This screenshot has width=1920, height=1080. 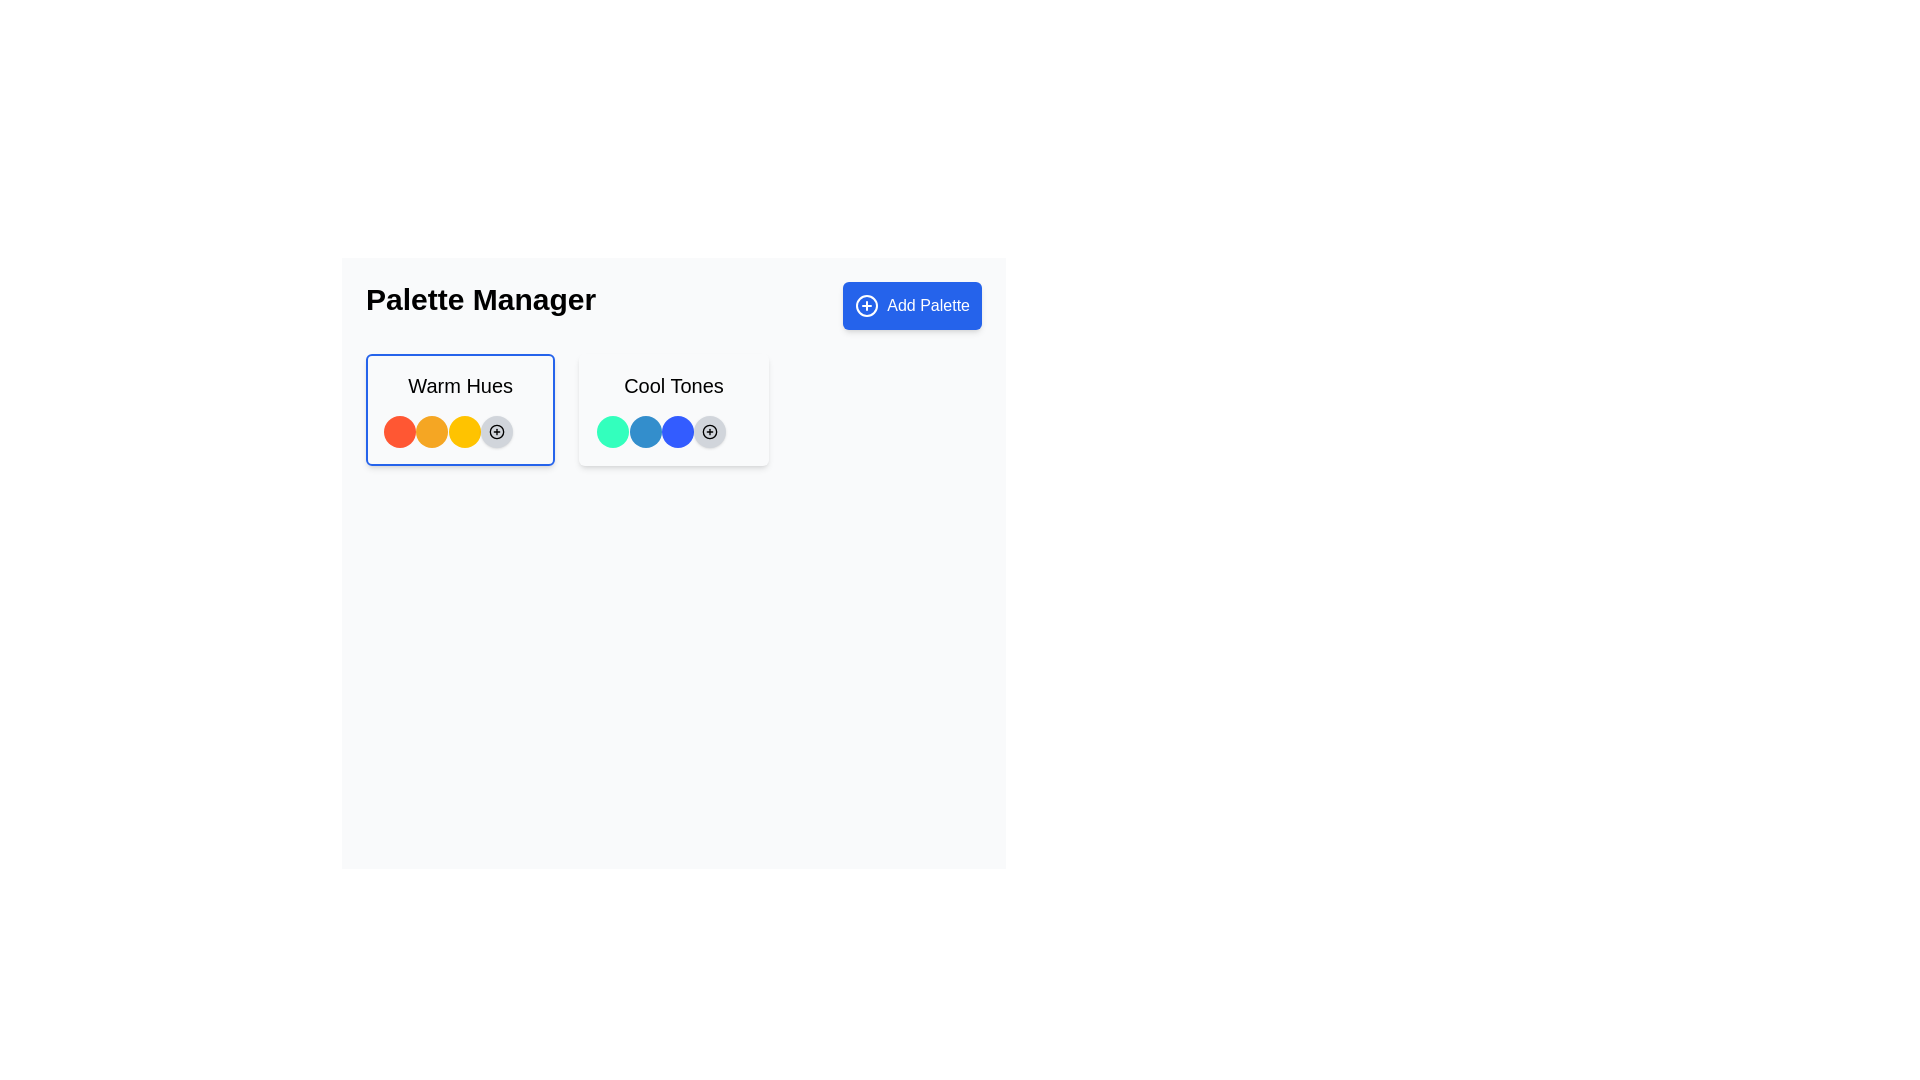 What do you see at coordinates (496, 431) in the screenshot?
I see `the right-most circular button in the row of five under the 'Warm Hues' section` at bounding box center [496, 431].